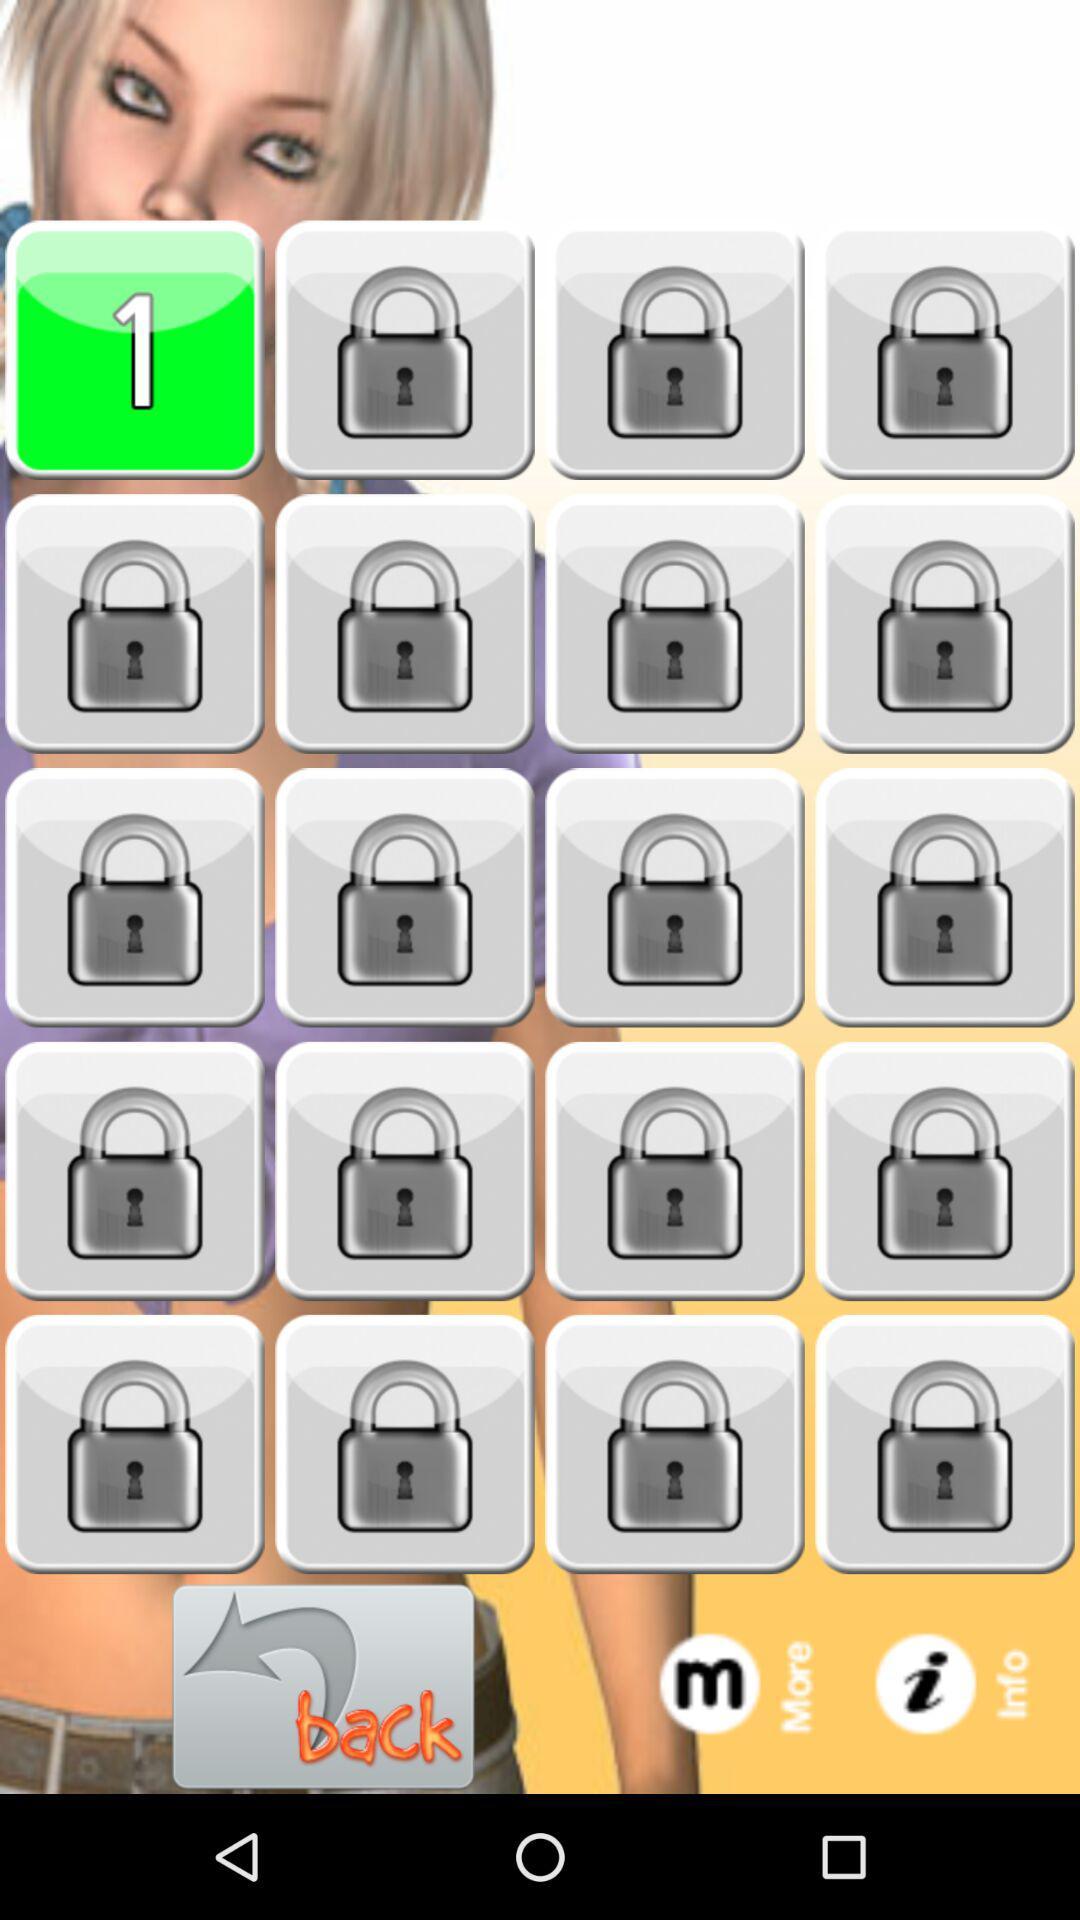  What do you see at coordinates (135, 350) in the screenshot?
I see `level 1` at bounding box center [135, 350].